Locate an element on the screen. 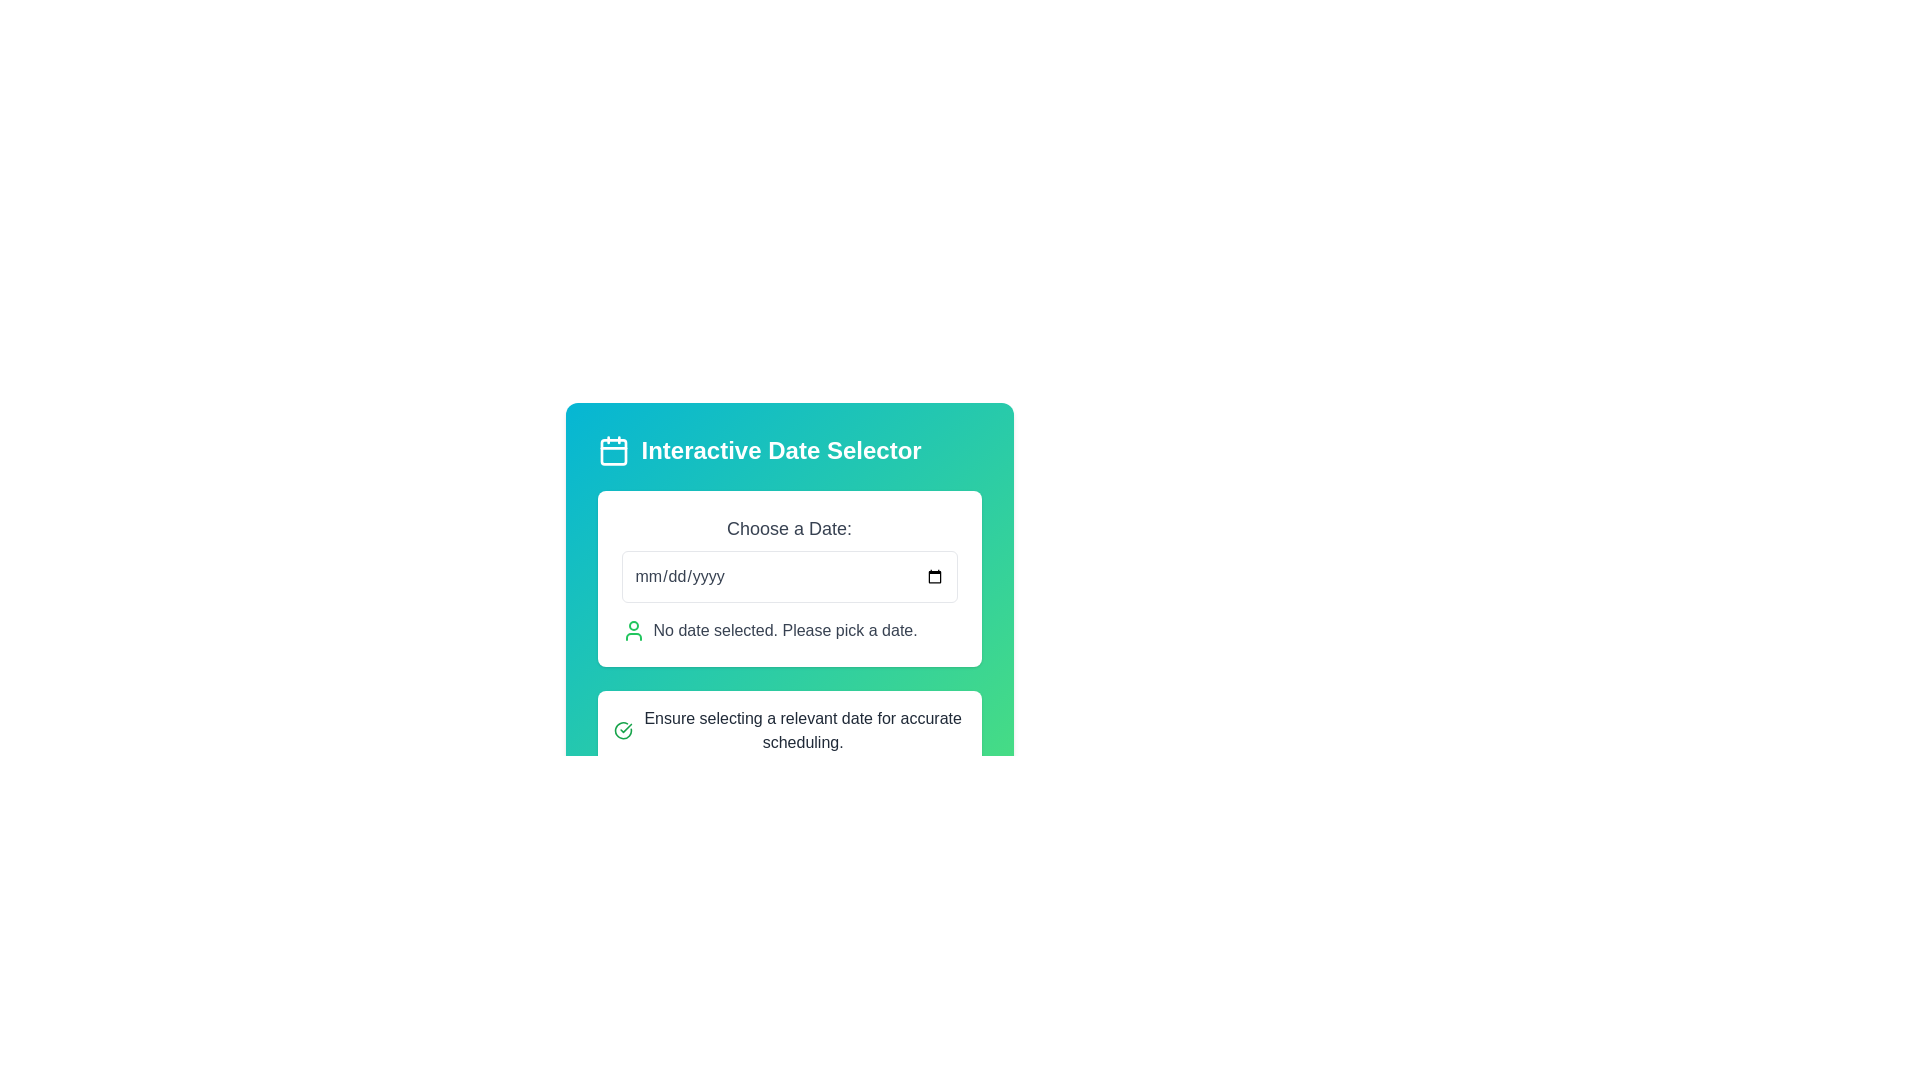 Image resolution: width=1920 pixels, height=1080 pixels. the circular green icon with a checkmark, which indicates confirmation or success, located to the left of the text 'Ensure selecting a relevant date for accurate scheduling.' is located at coordinates (622, 731).